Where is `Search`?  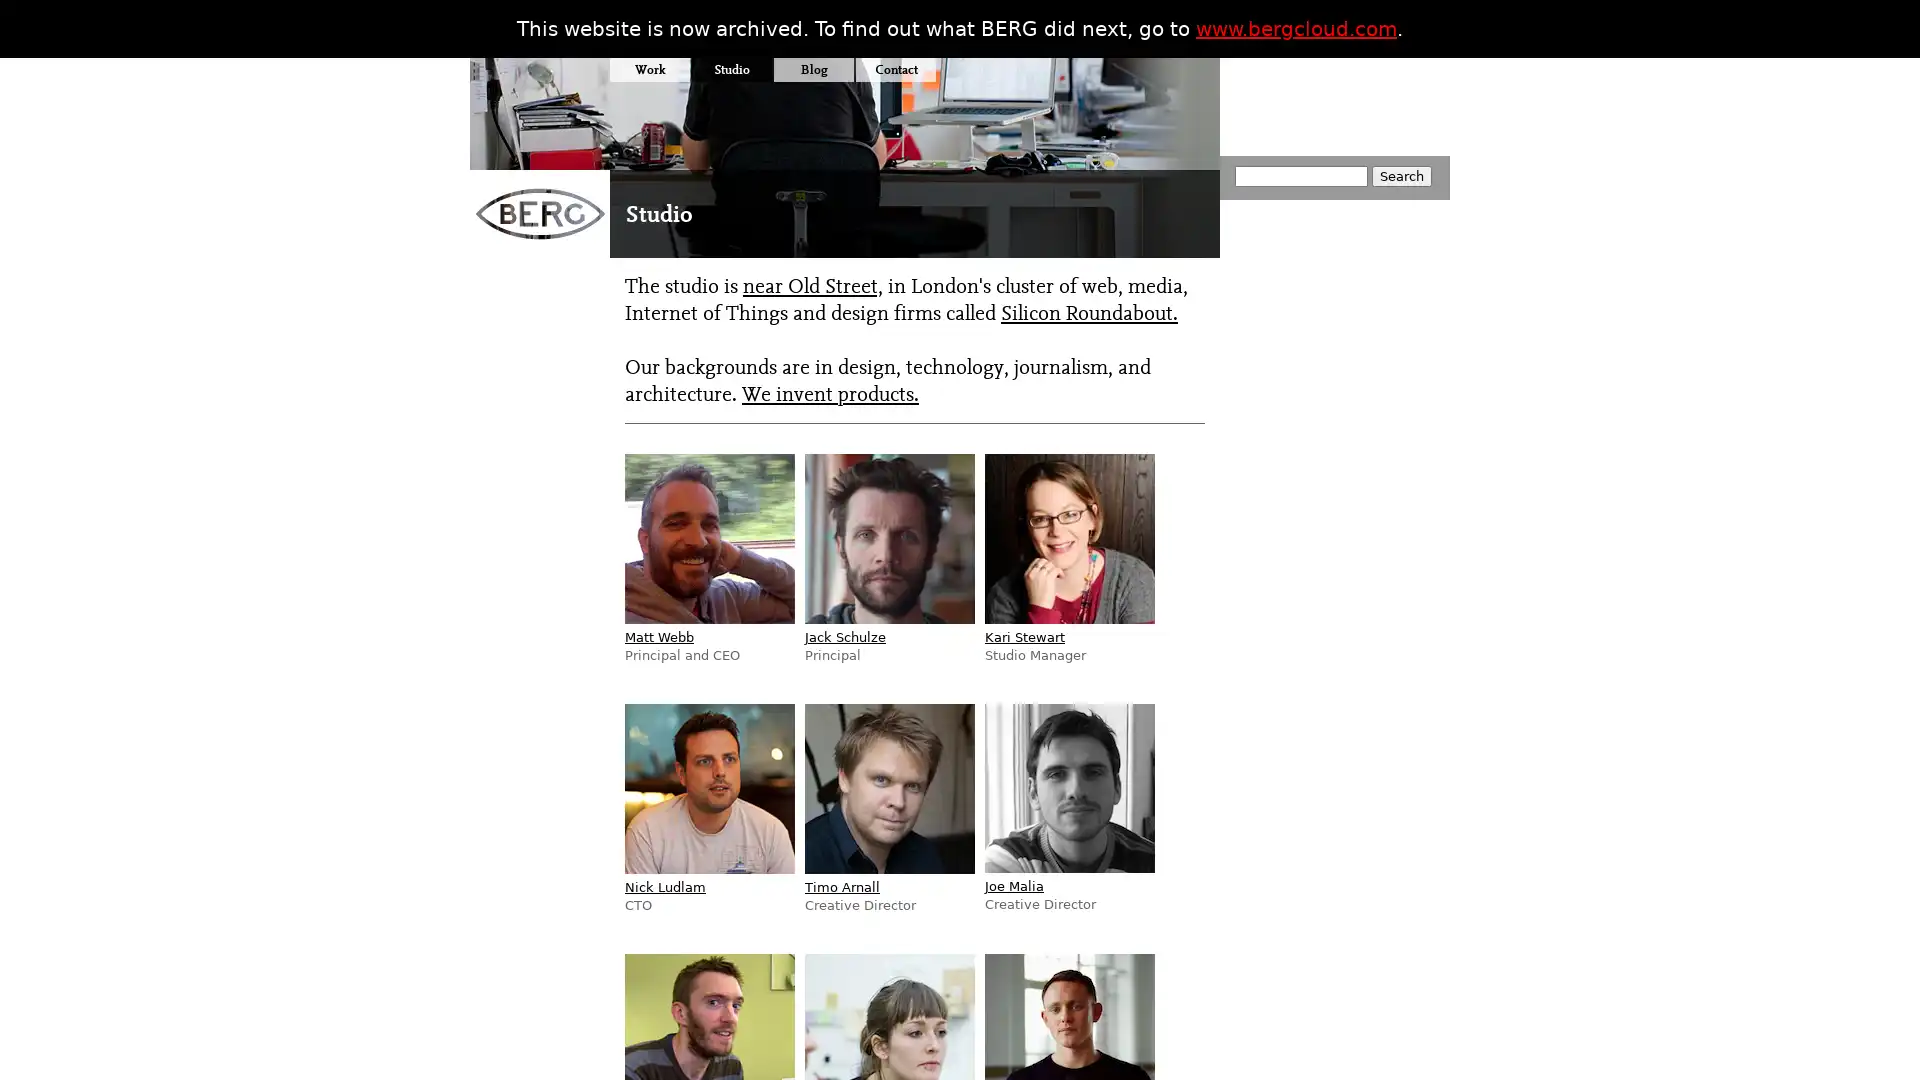 Search is located at coordinates (1400, 175).